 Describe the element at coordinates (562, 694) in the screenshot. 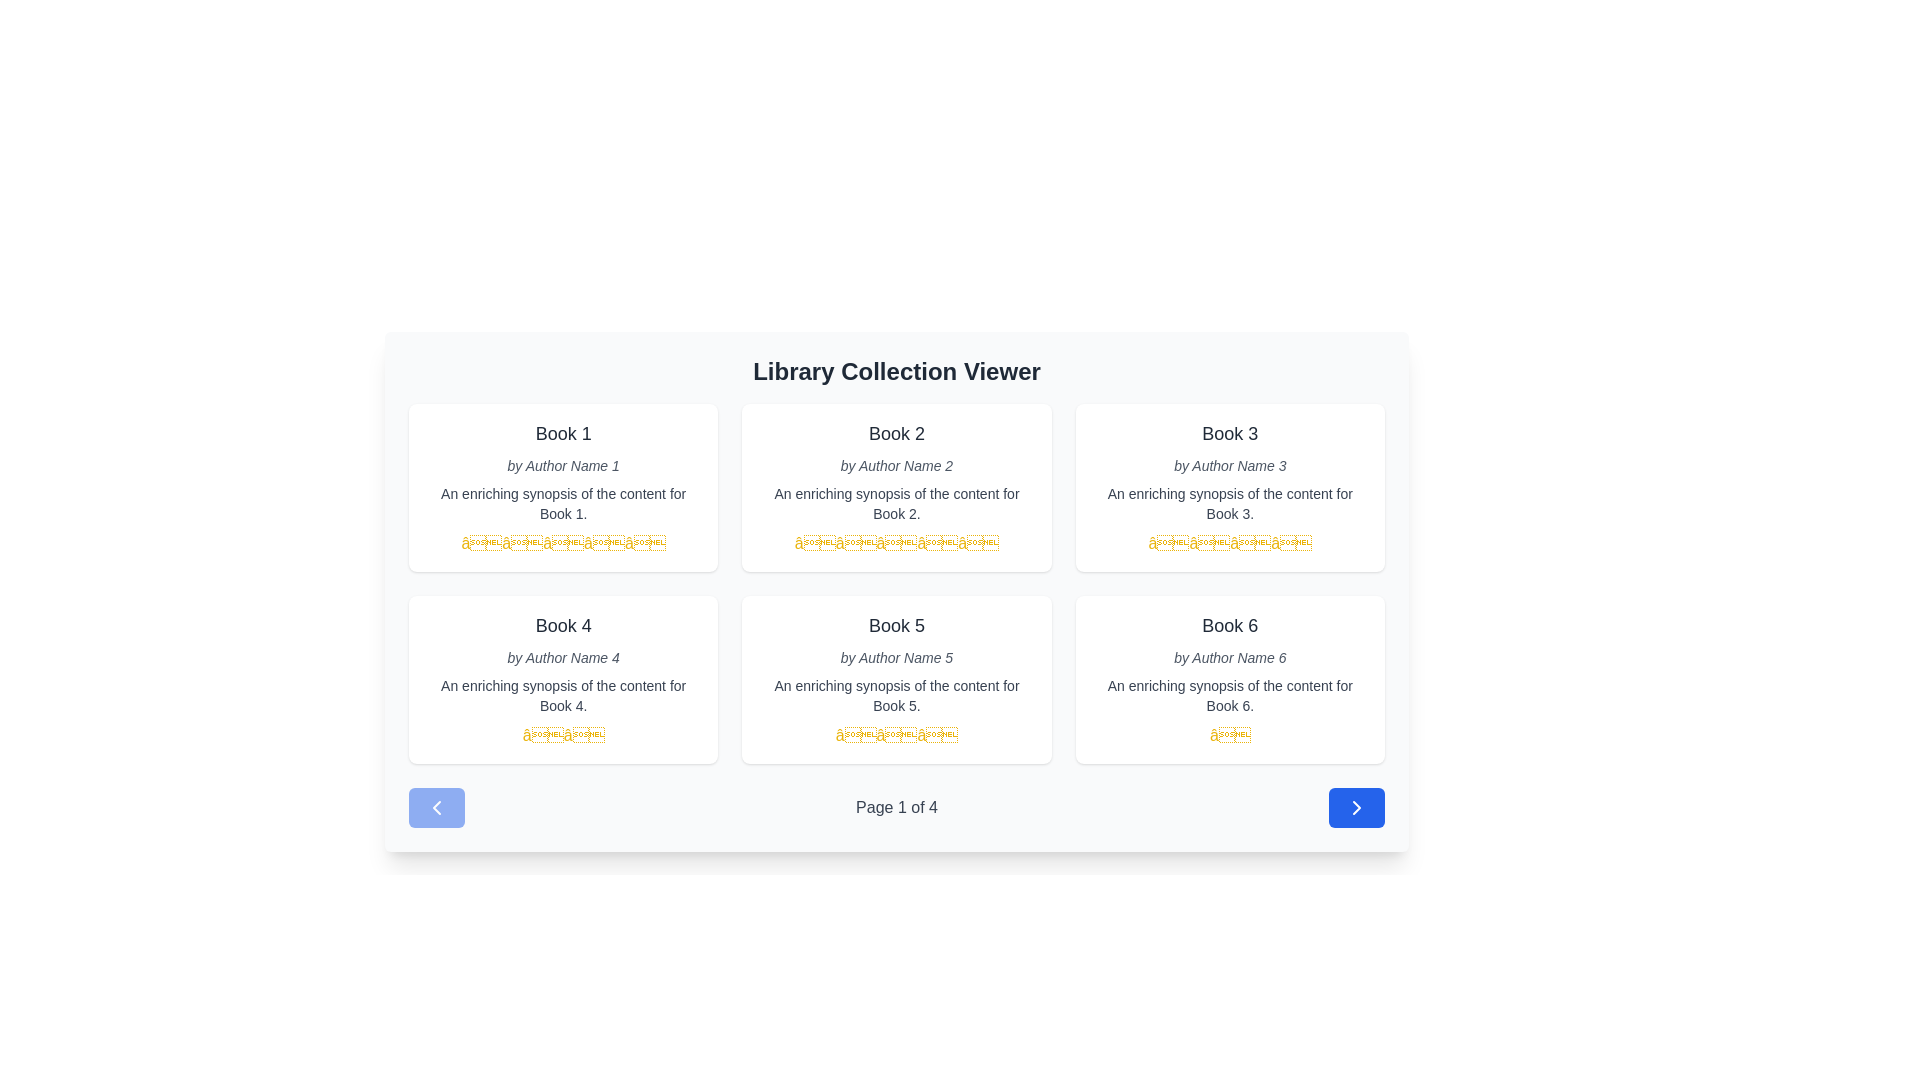

I see `the text display that provides a synopsis for 'Book 4', which is located beneath the author's name 'by Author Name 4' and above the rating stars` at that location.